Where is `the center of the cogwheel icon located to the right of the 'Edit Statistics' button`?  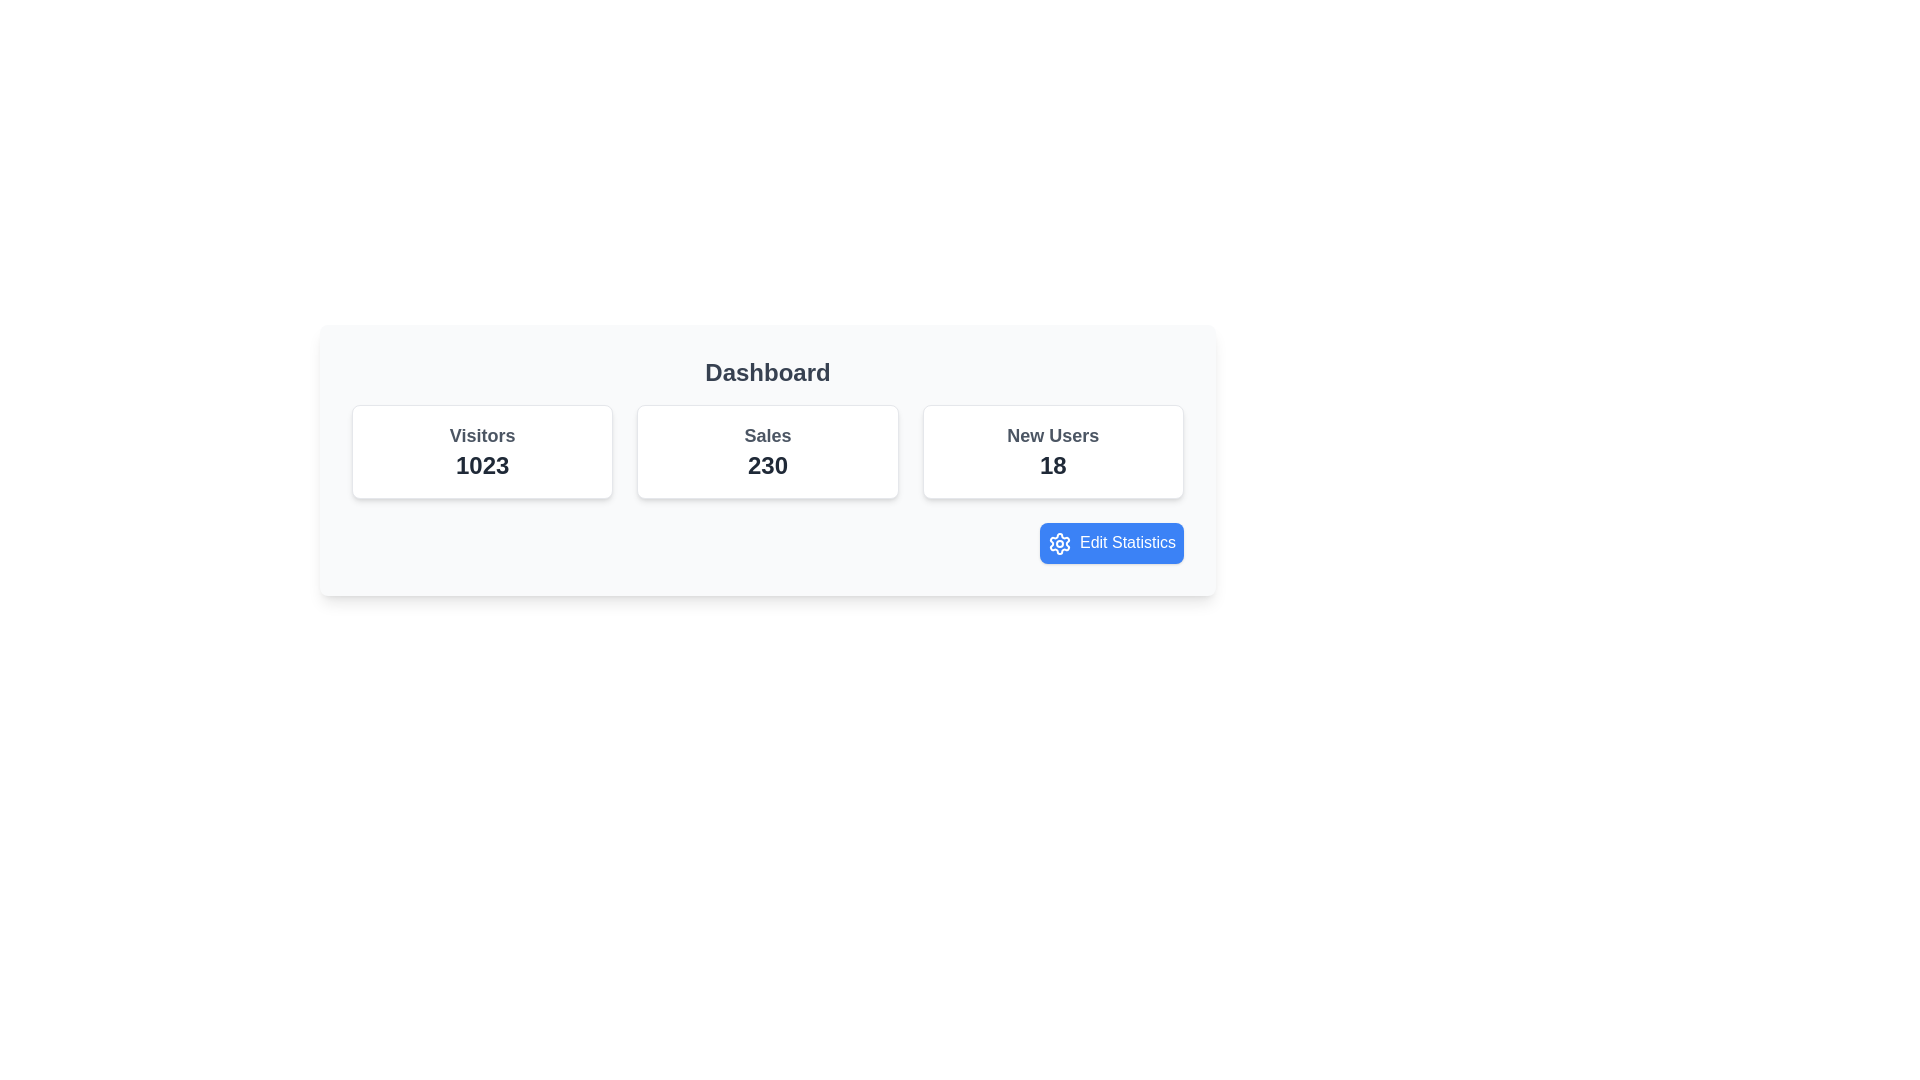 the center of the cogwheel icon located to the right of the 'Edit Statistics' button is located at coordinates (1058, 543).